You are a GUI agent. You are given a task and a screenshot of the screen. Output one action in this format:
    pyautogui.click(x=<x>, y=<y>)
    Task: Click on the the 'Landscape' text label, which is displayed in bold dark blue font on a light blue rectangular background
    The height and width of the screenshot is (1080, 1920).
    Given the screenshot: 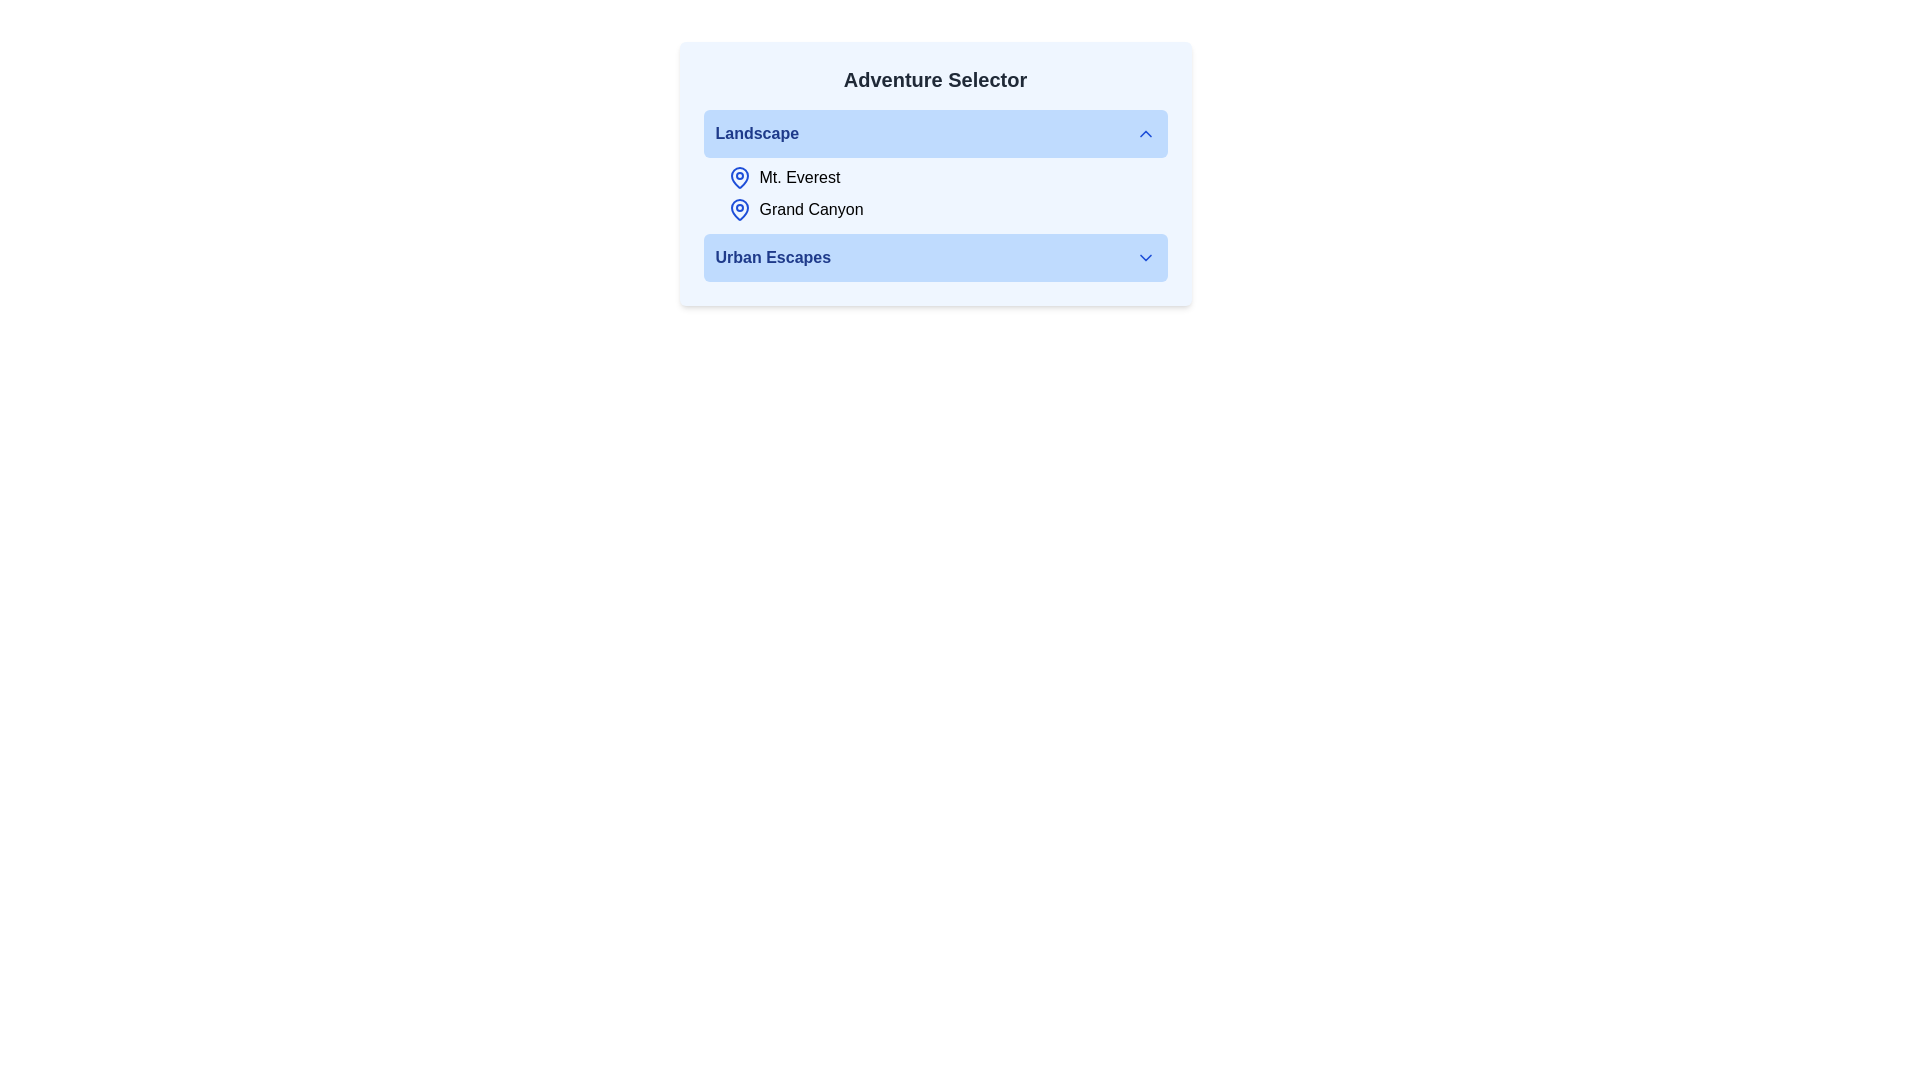 What is the action you would take?
    pyautogui.click(x=756, y=134)
    